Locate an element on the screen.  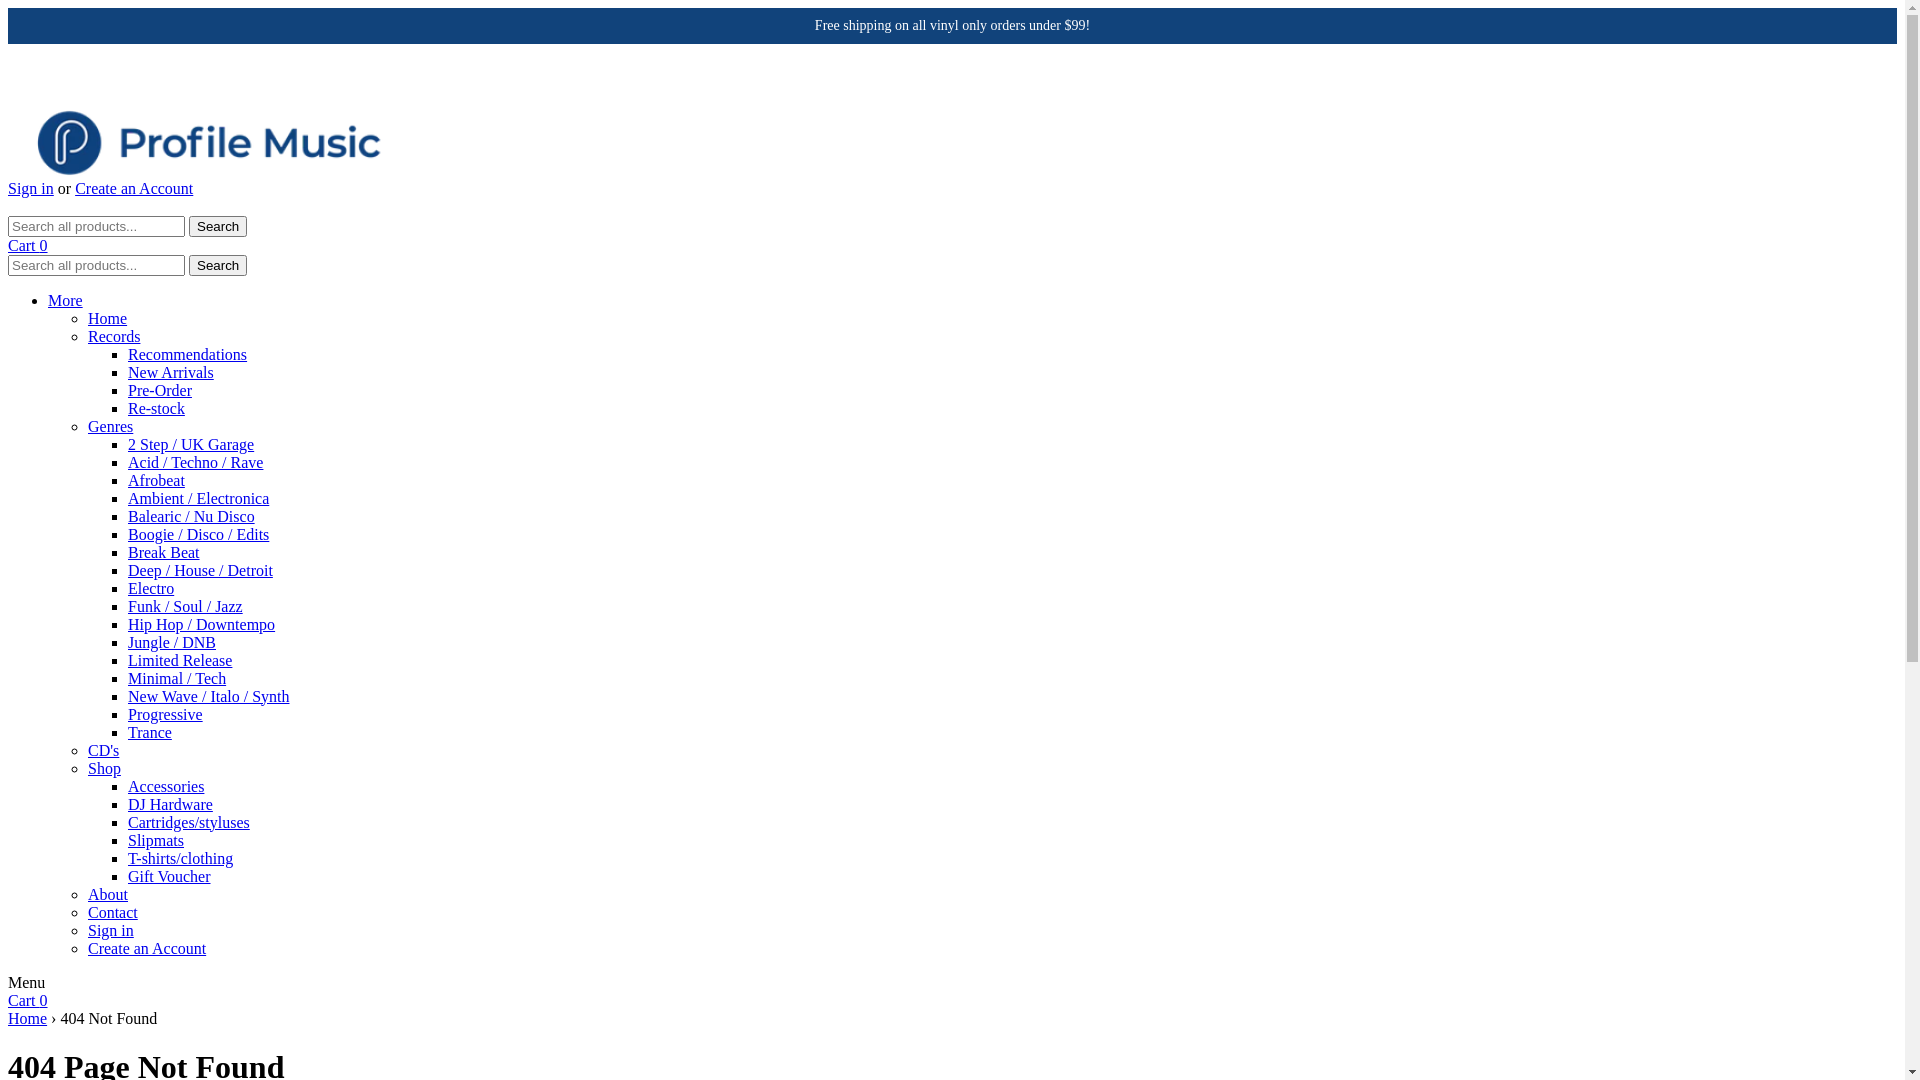
'Afrobeat' is located at coordinates (155, 480).